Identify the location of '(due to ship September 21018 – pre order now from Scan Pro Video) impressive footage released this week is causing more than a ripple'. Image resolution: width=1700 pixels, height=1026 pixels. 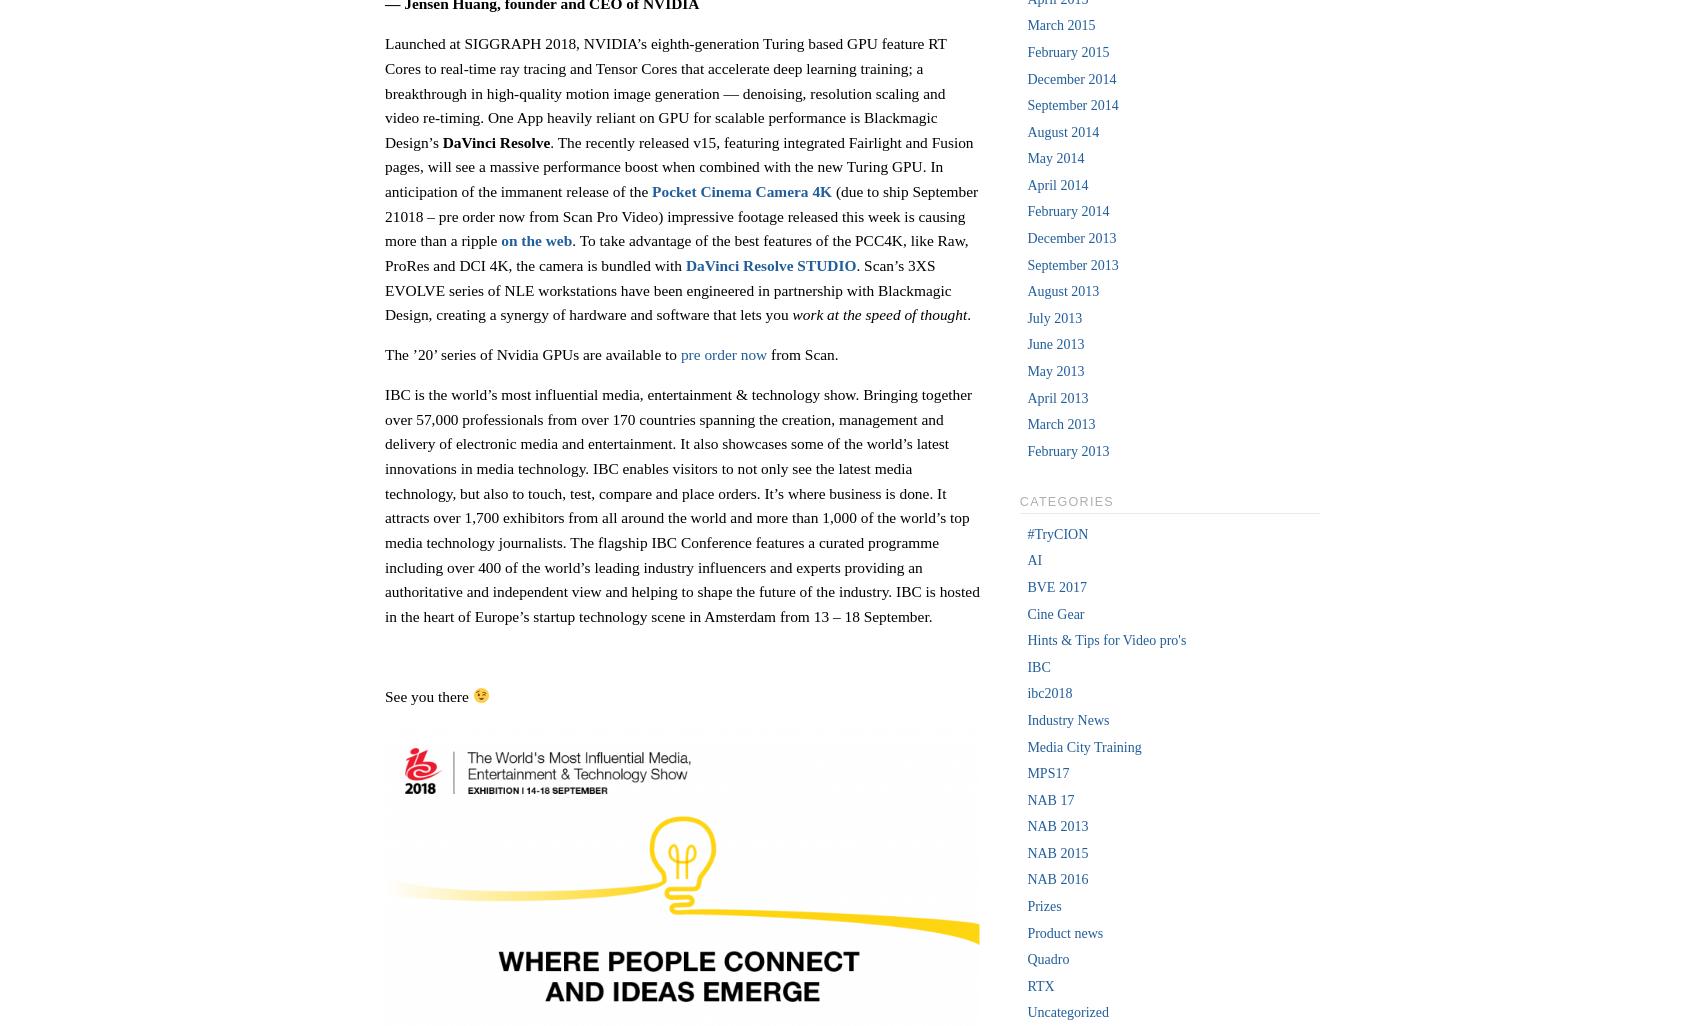
(681, 215).